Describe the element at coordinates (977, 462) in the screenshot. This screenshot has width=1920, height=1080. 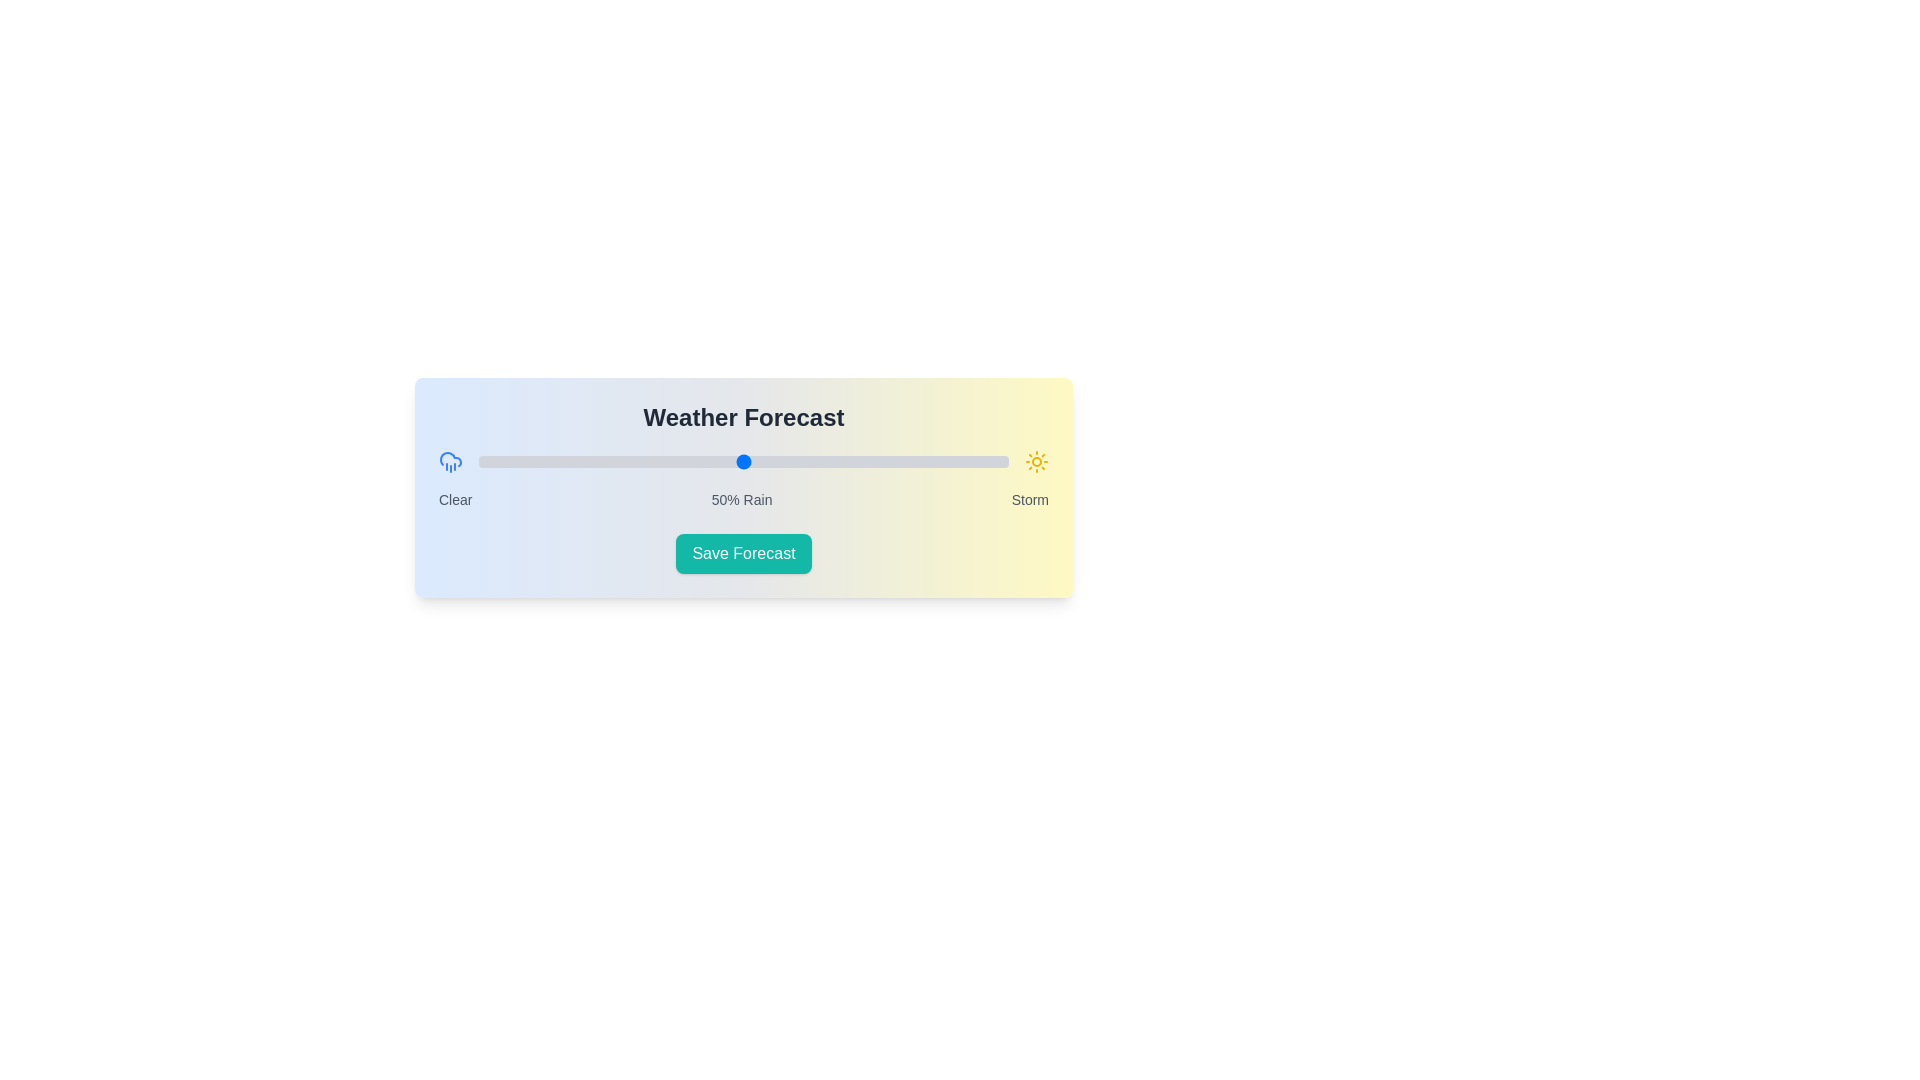
I see `the slider to set the rain probability to 94%` at that location.